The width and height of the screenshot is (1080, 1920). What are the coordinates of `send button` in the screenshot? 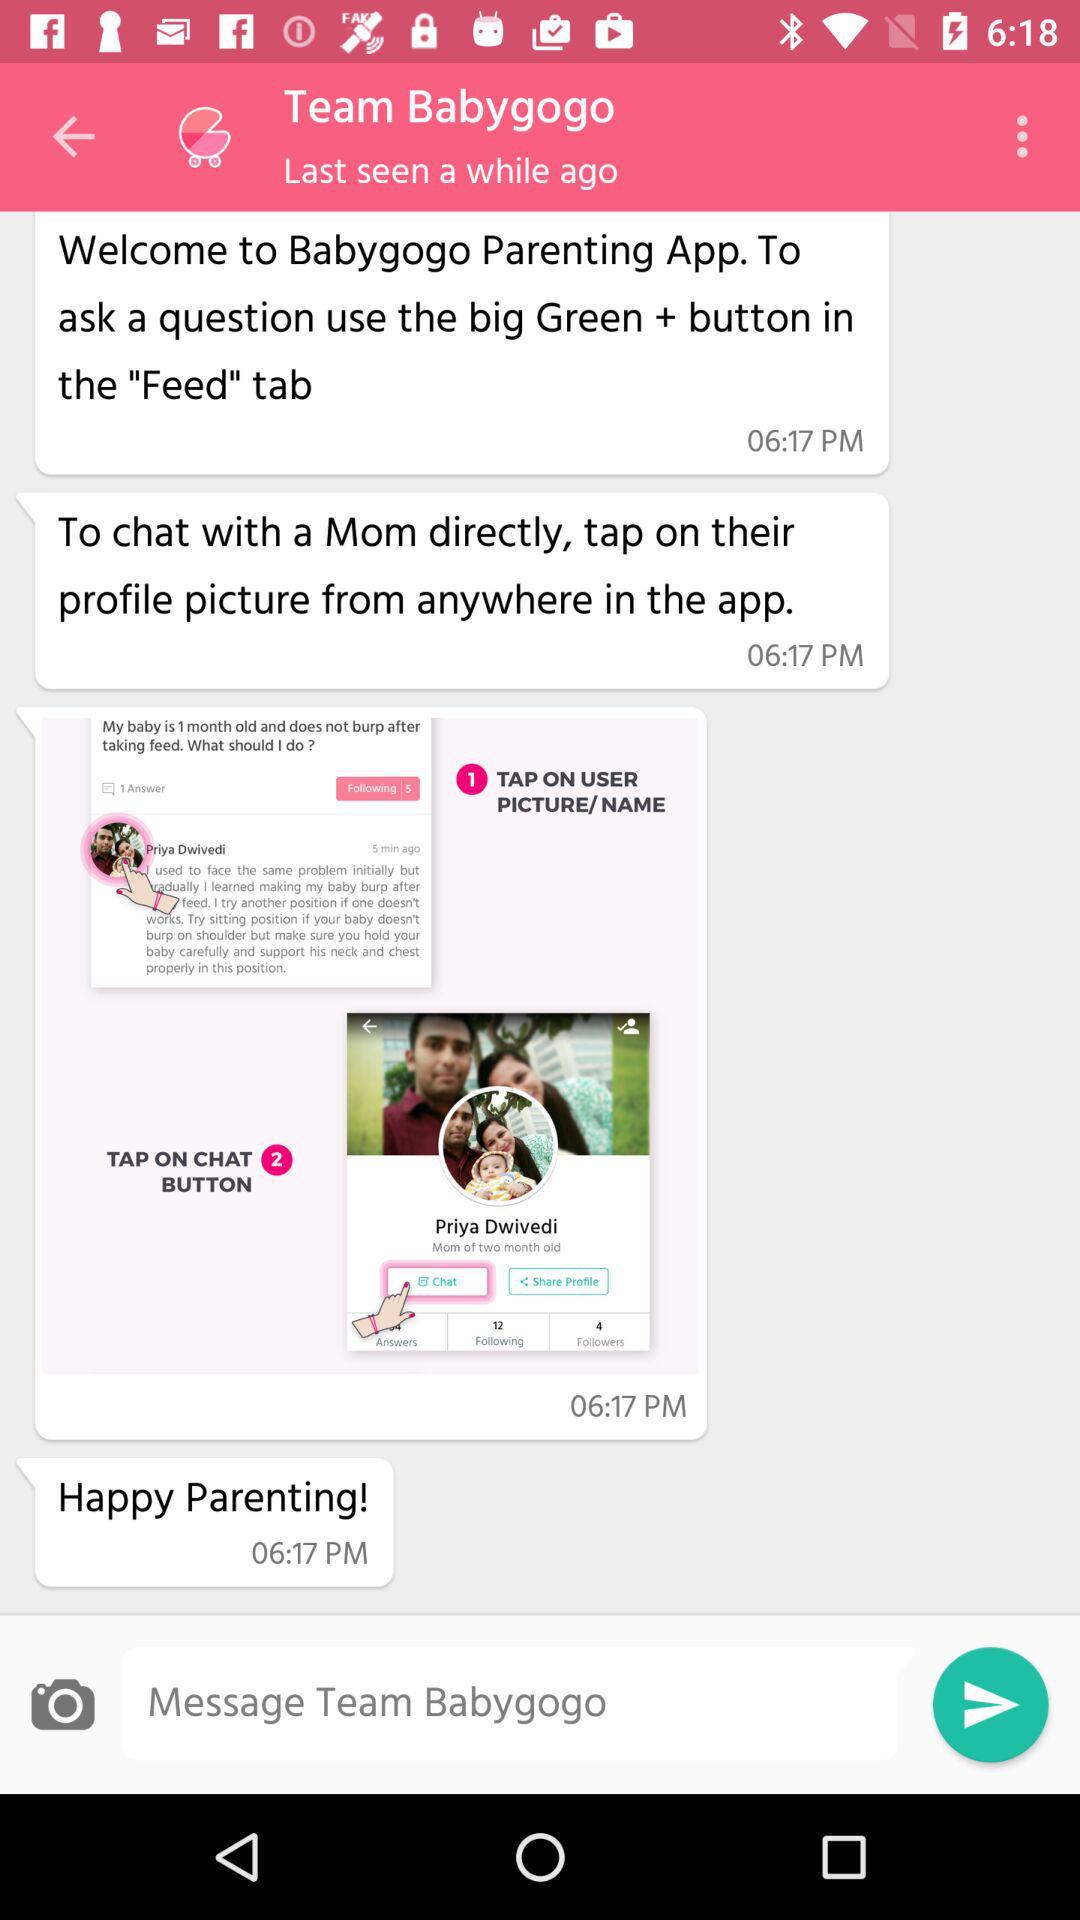 It's located at (990, 1703).